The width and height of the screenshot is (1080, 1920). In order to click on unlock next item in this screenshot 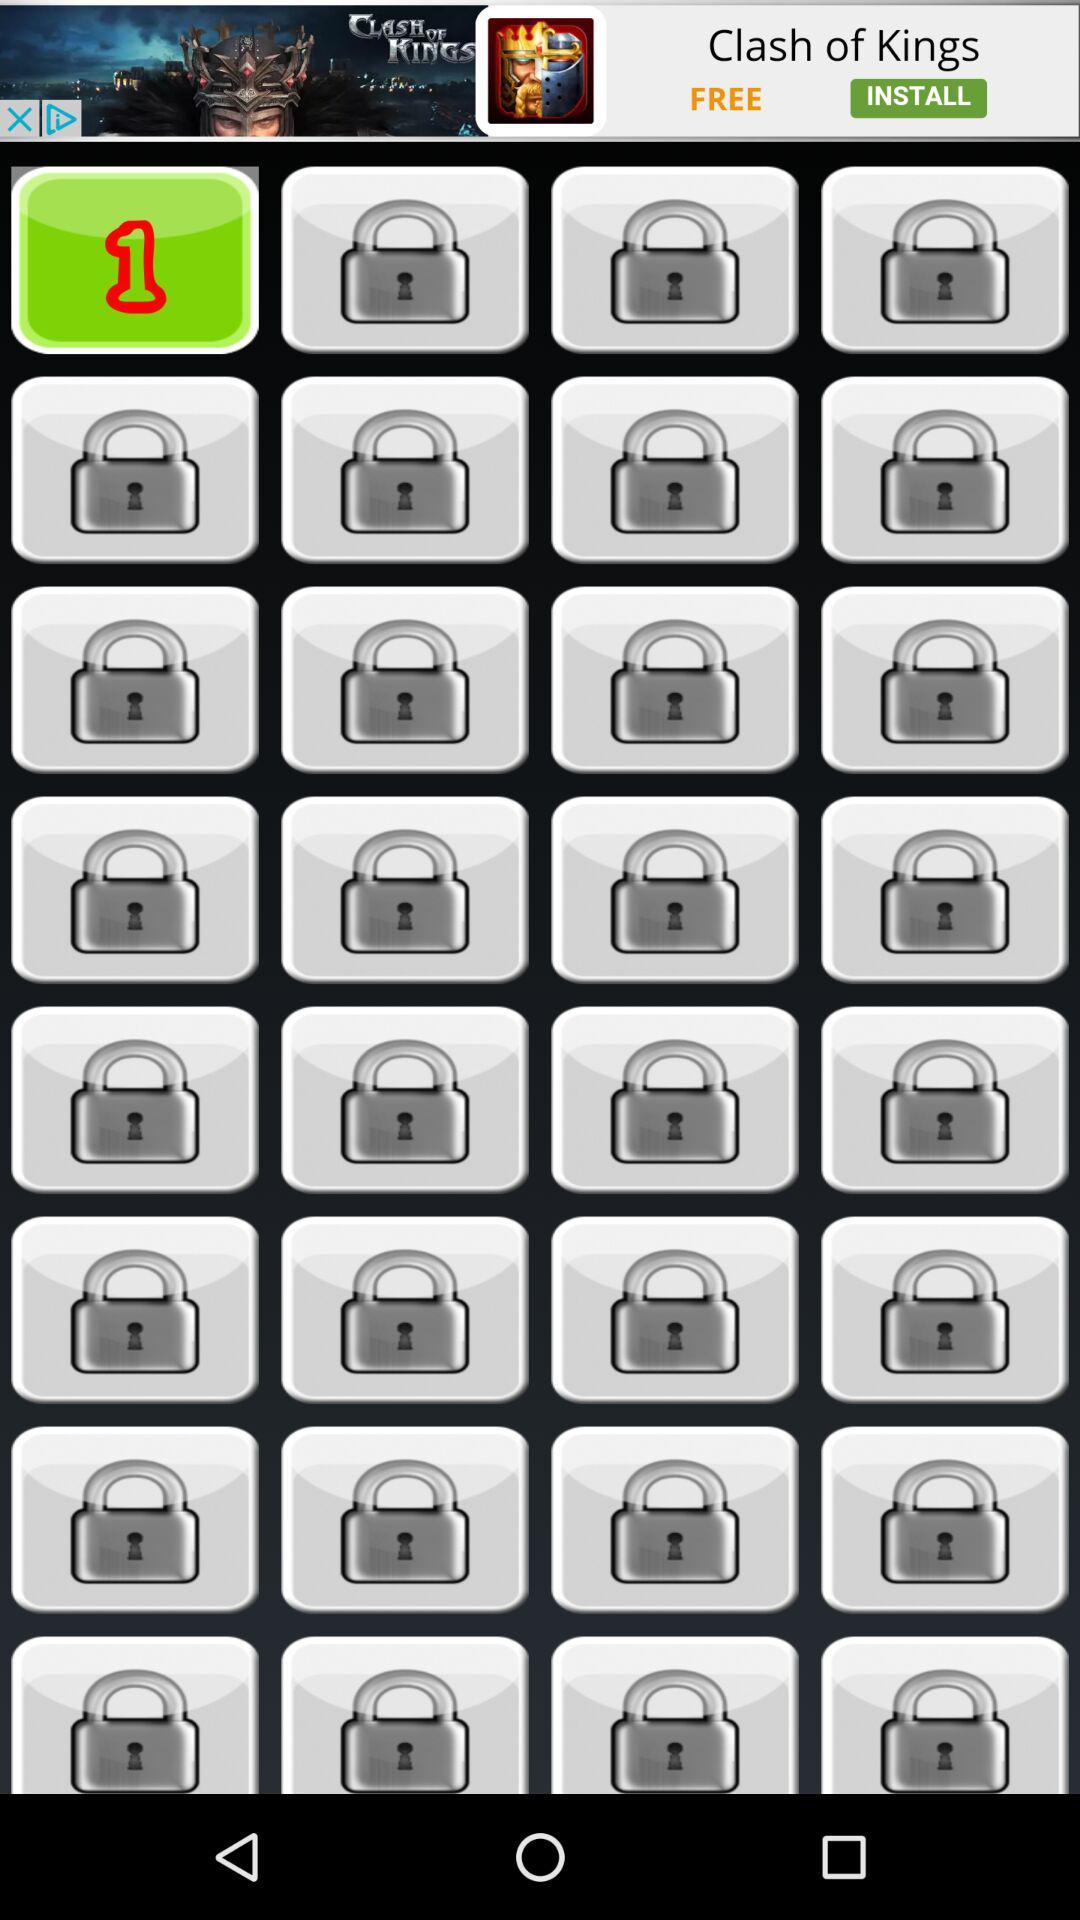, I will do `click(135, 1099)`.